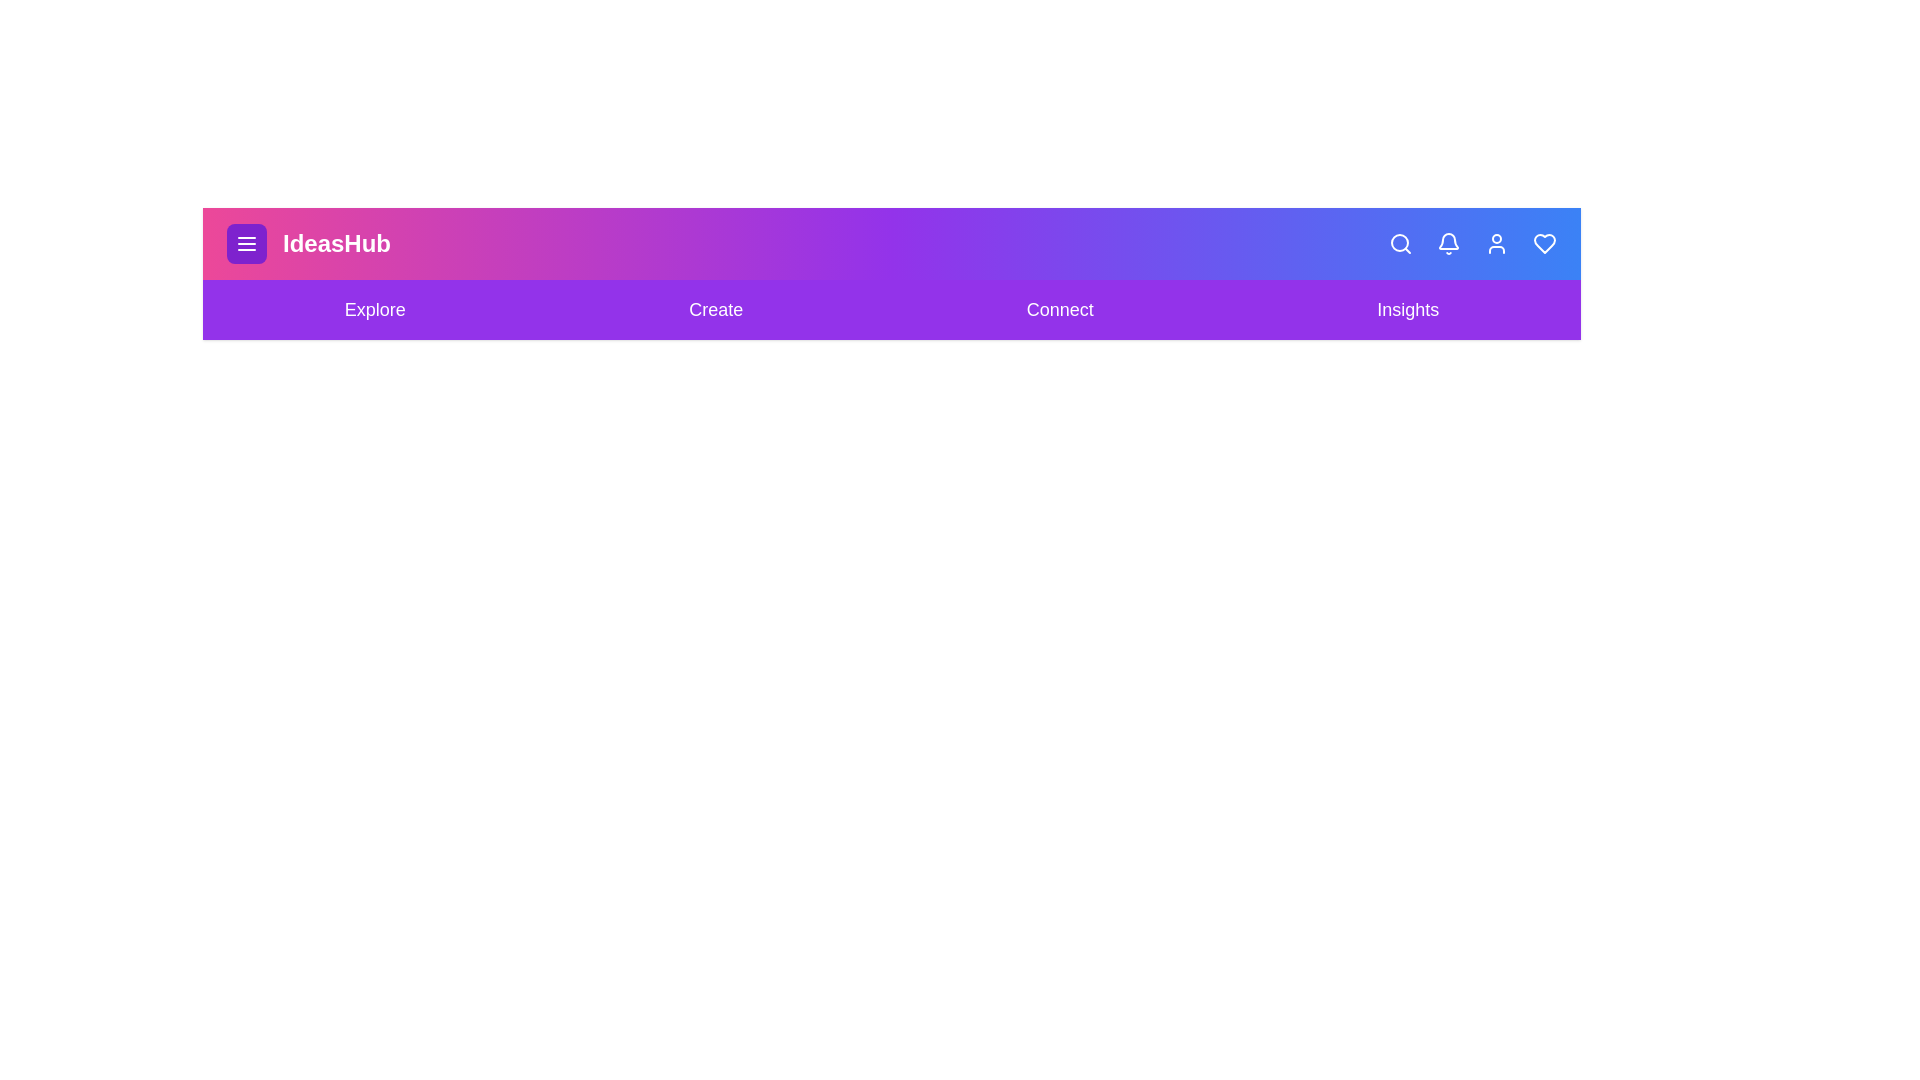 The image size is (1920, 1080). What do you see at coordinates (1497, 242) in the screenshot?
I see `the User icon in the app bar` at bounding box center [1497, 242].